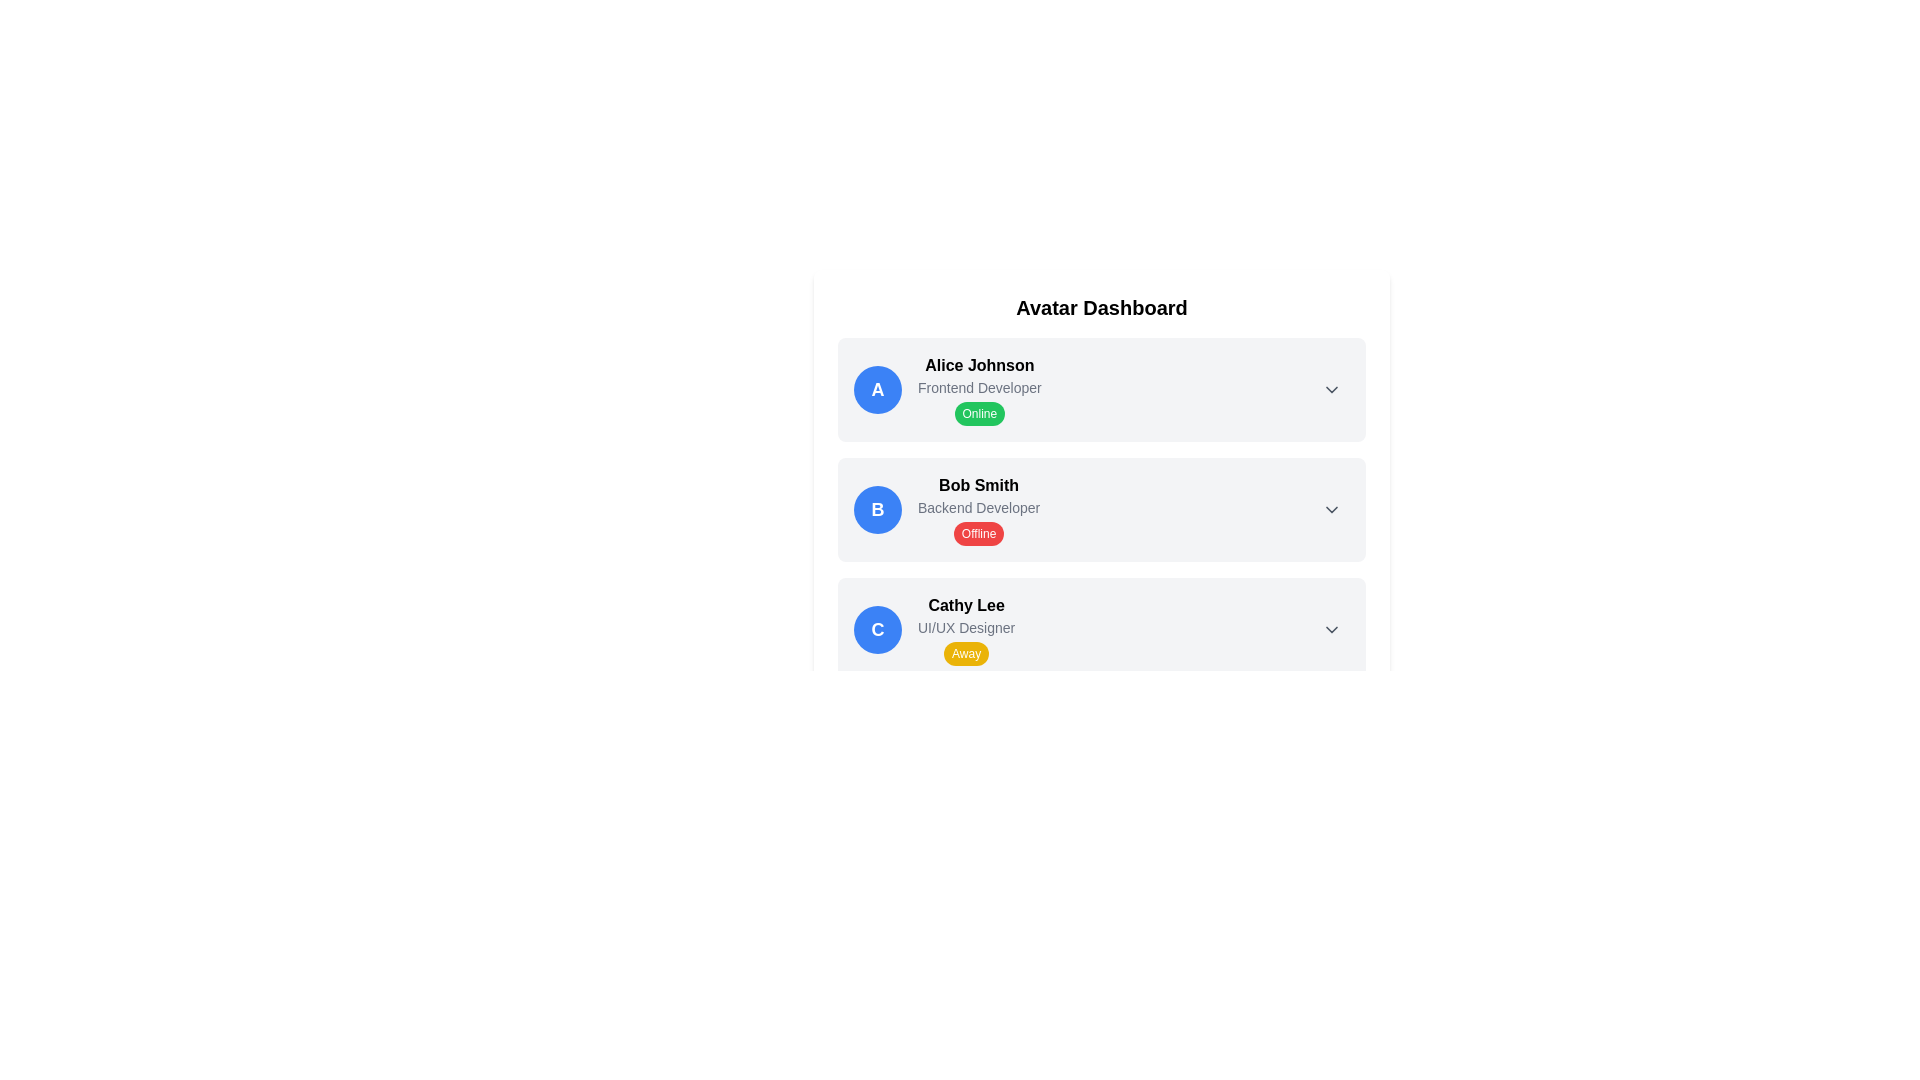 The image size is (1920, 1080). What do you see at coordinates (1331, 508) in the screenshot?
I see `the icon located in the middle of the right edge of the second user card associated with Bob Smith` at bounding box center [1331, 508].